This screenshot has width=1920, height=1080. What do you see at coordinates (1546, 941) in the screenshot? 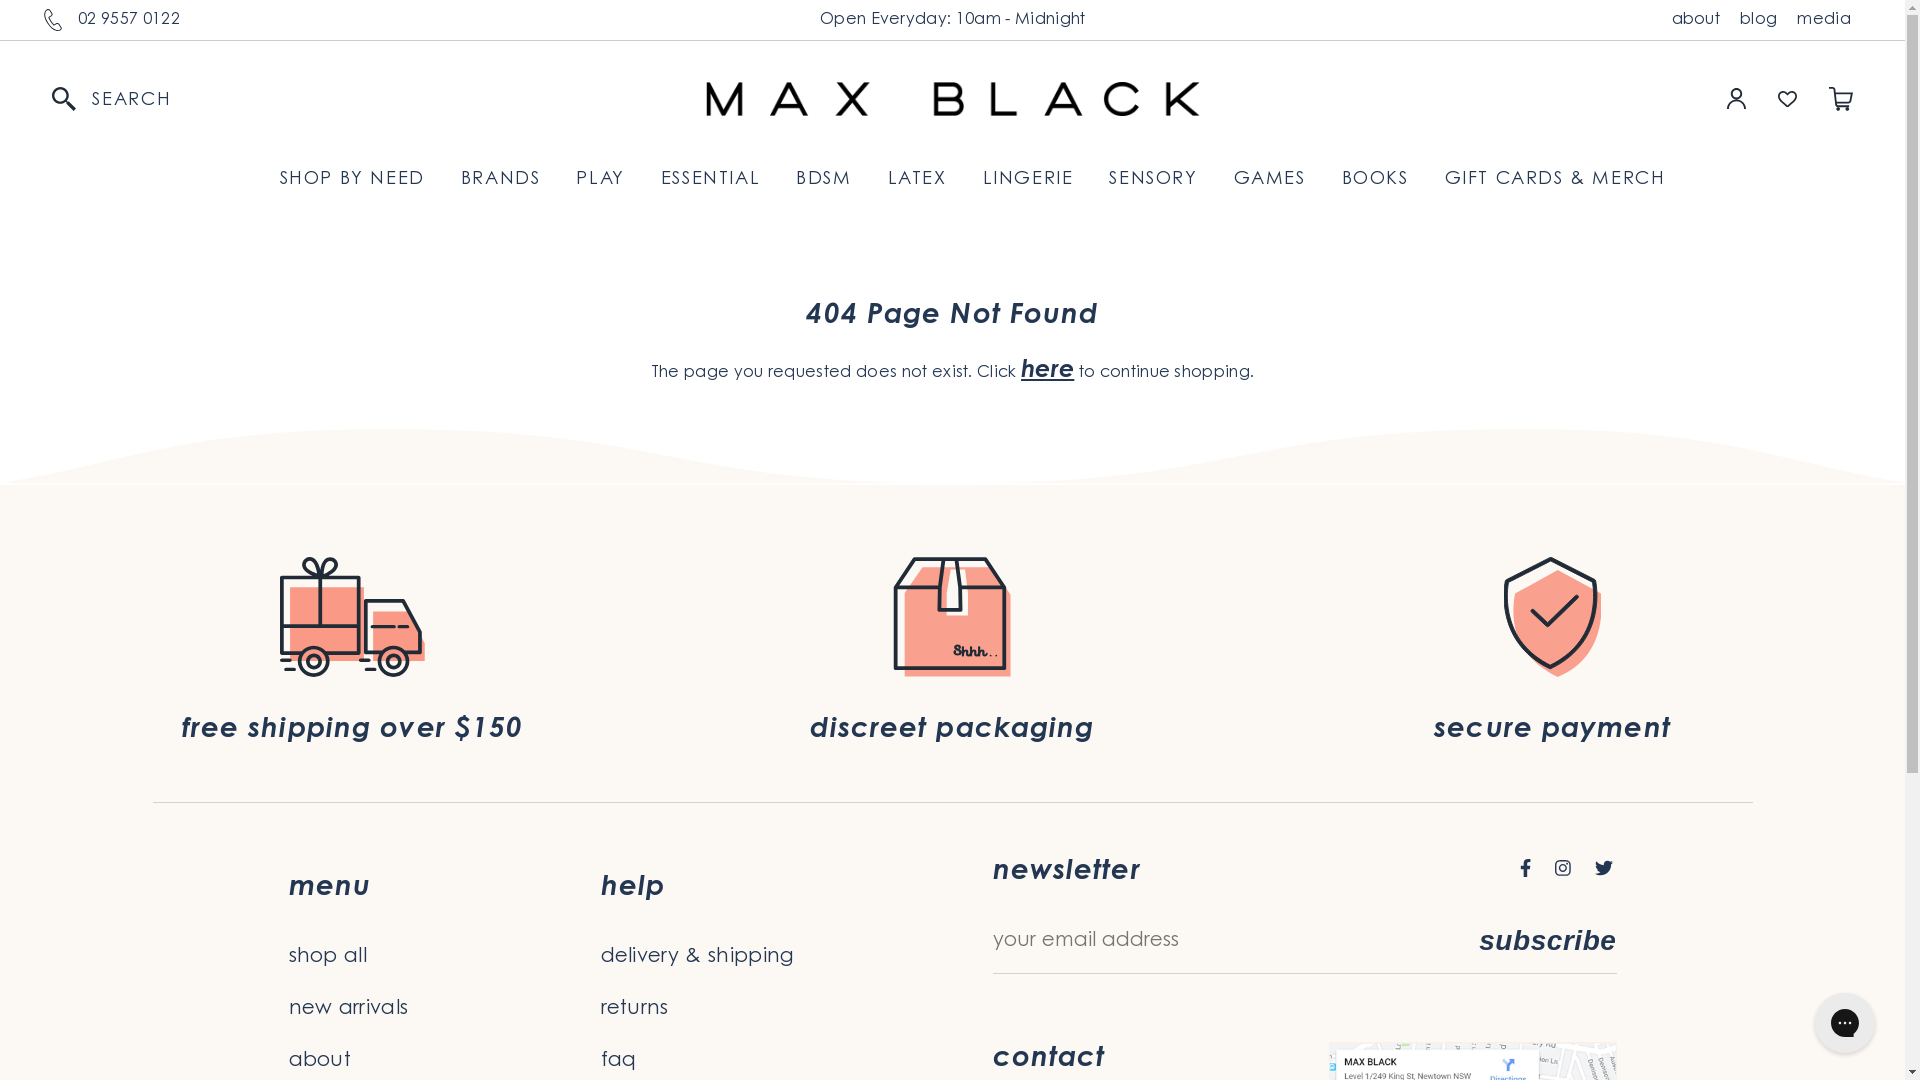
I see `'subscribe'` at bounding box center [1546, 941].